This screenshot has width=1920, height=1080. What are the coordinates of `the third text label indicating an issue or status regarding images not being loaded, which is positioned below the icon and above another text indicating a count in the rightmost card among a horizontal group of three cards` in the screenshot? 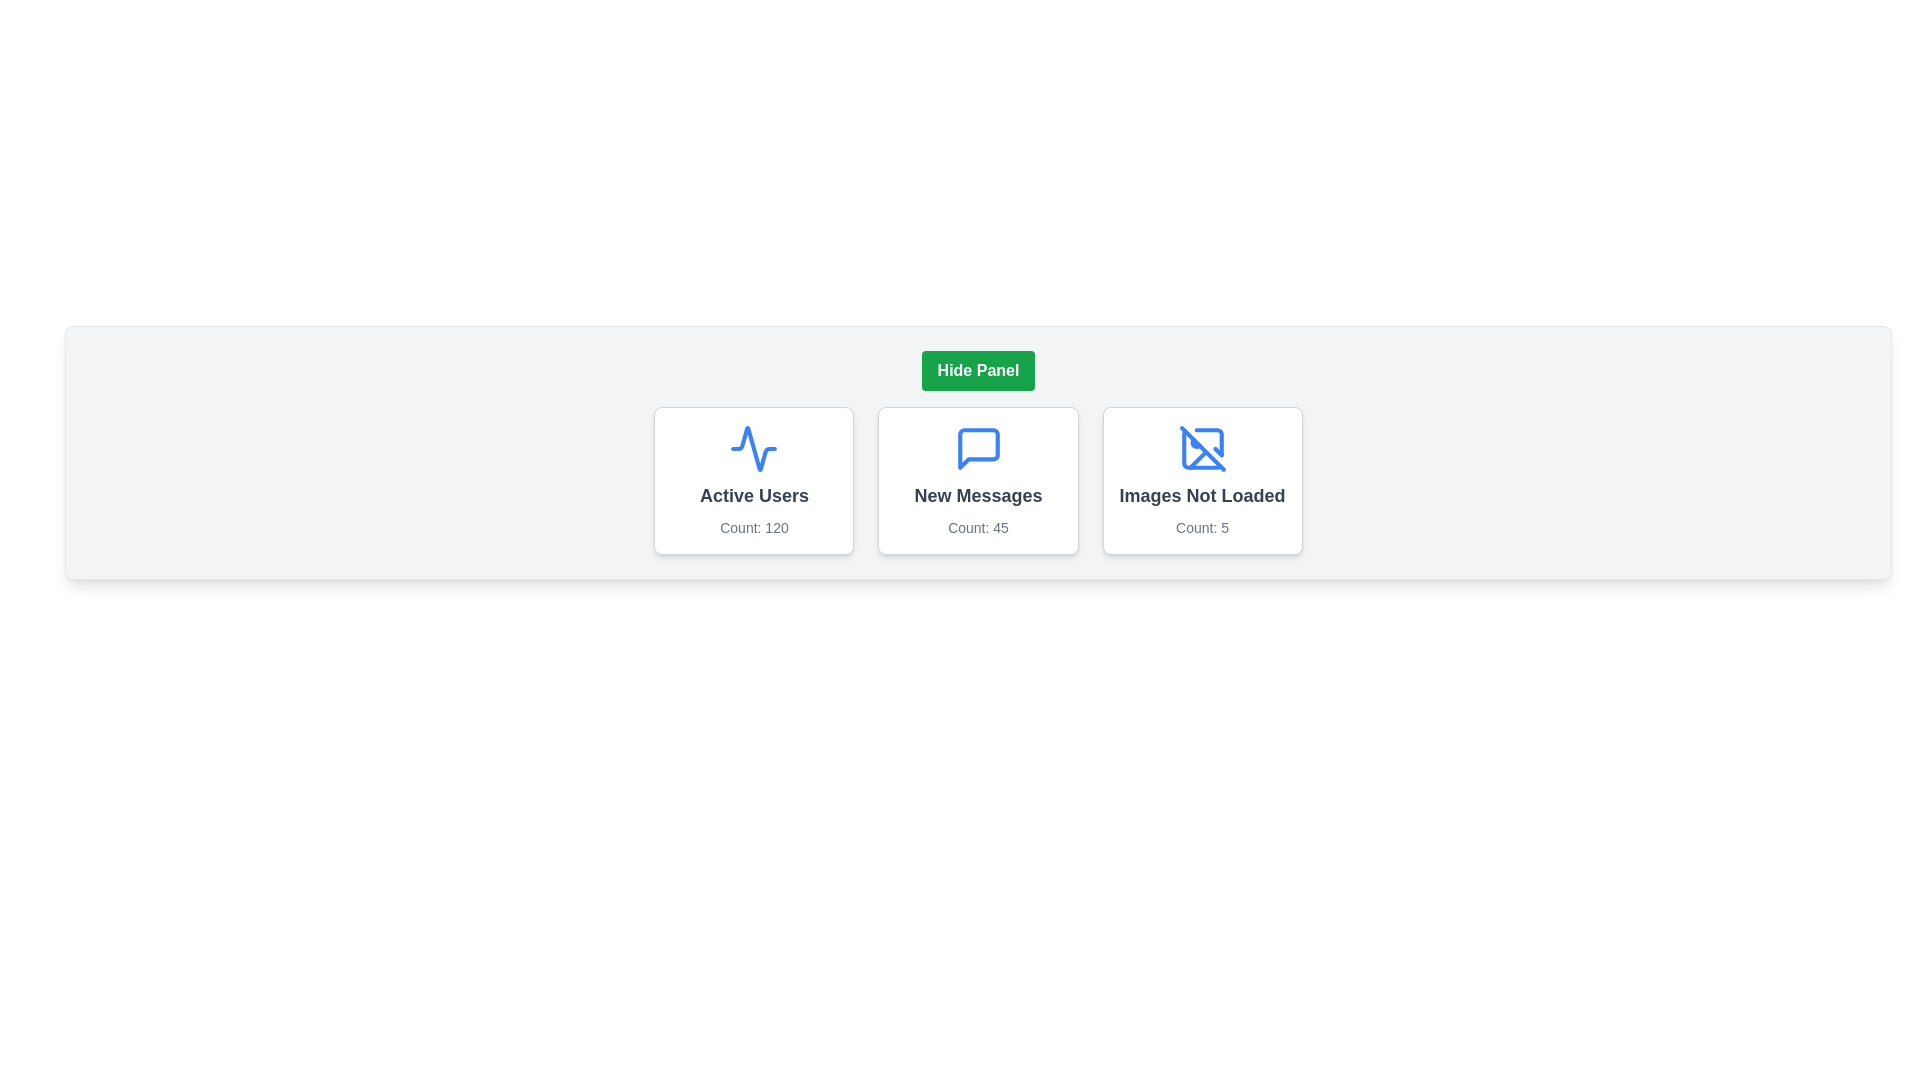 It's located at (1201, 495).